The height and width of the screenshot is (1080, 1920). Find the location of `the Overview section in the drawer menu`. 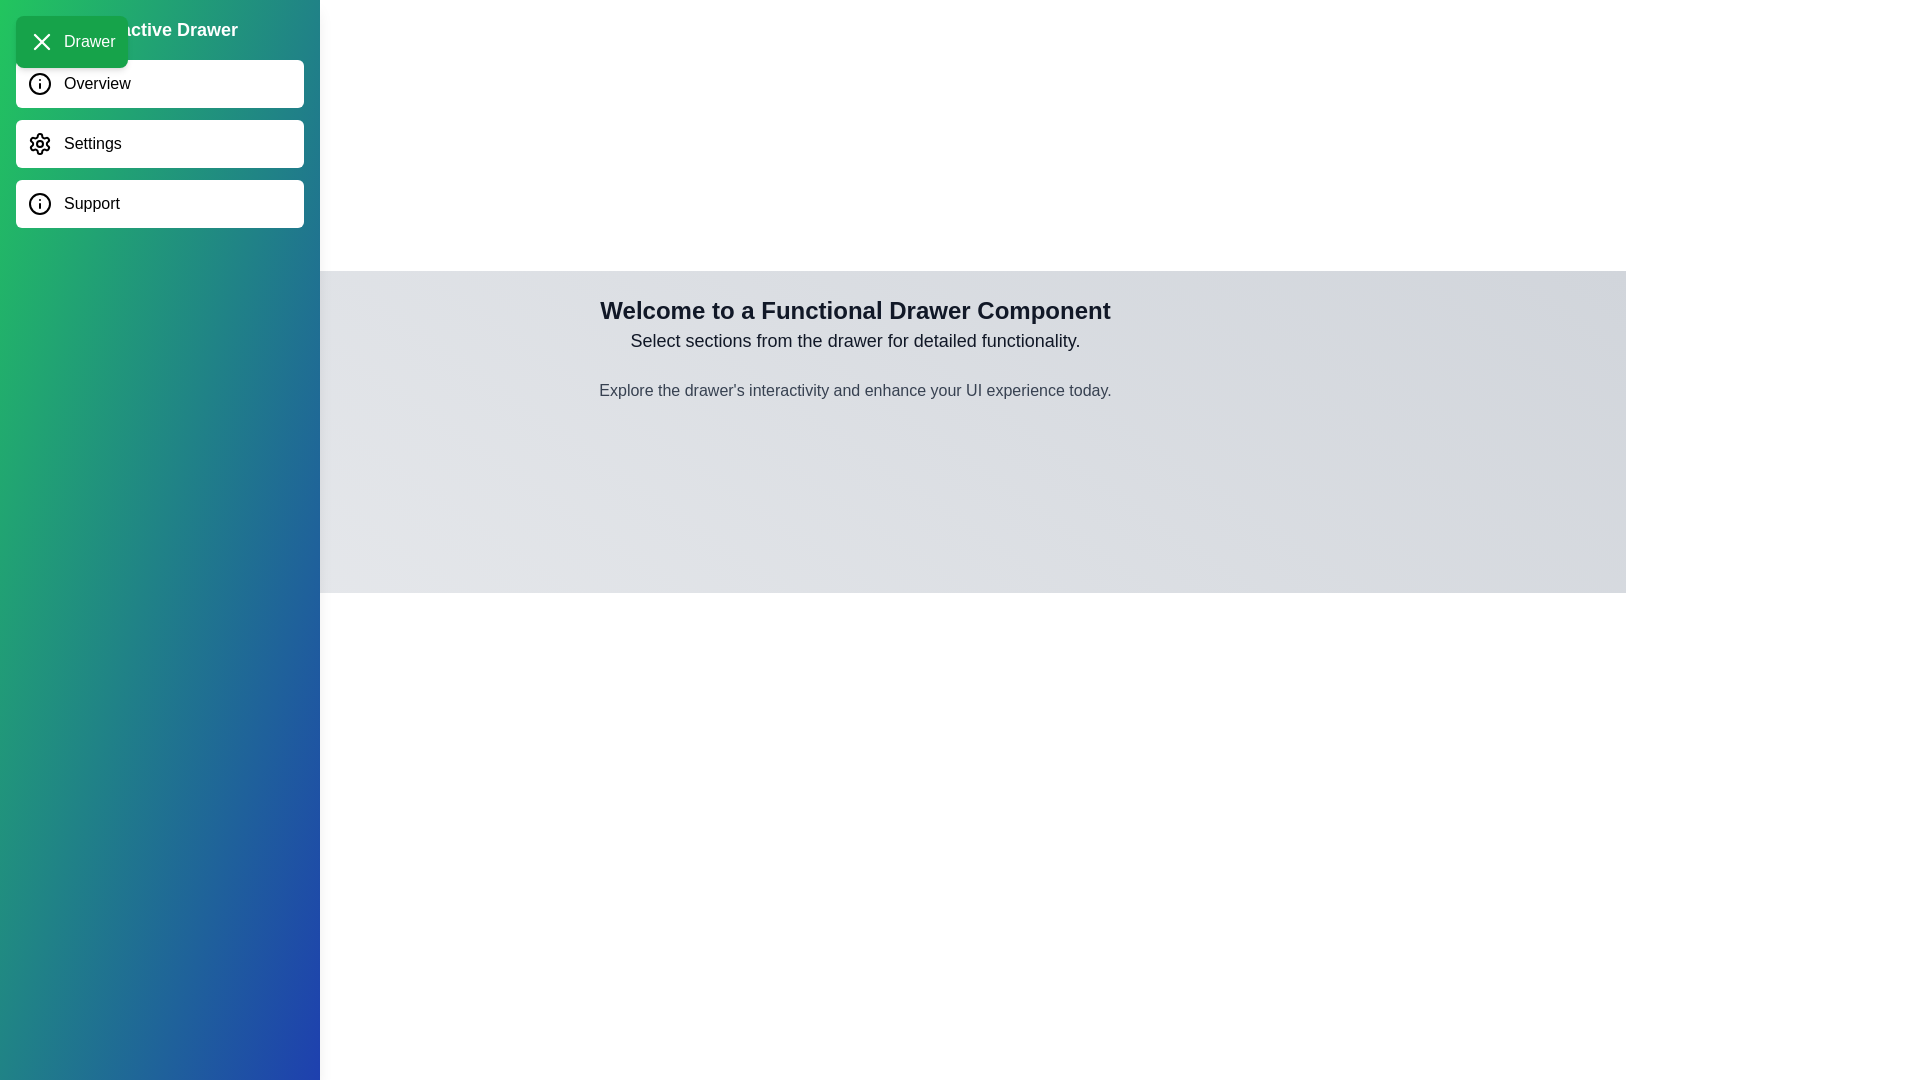

the Overview section in the drawer menu is located at coordinates (158, 83).